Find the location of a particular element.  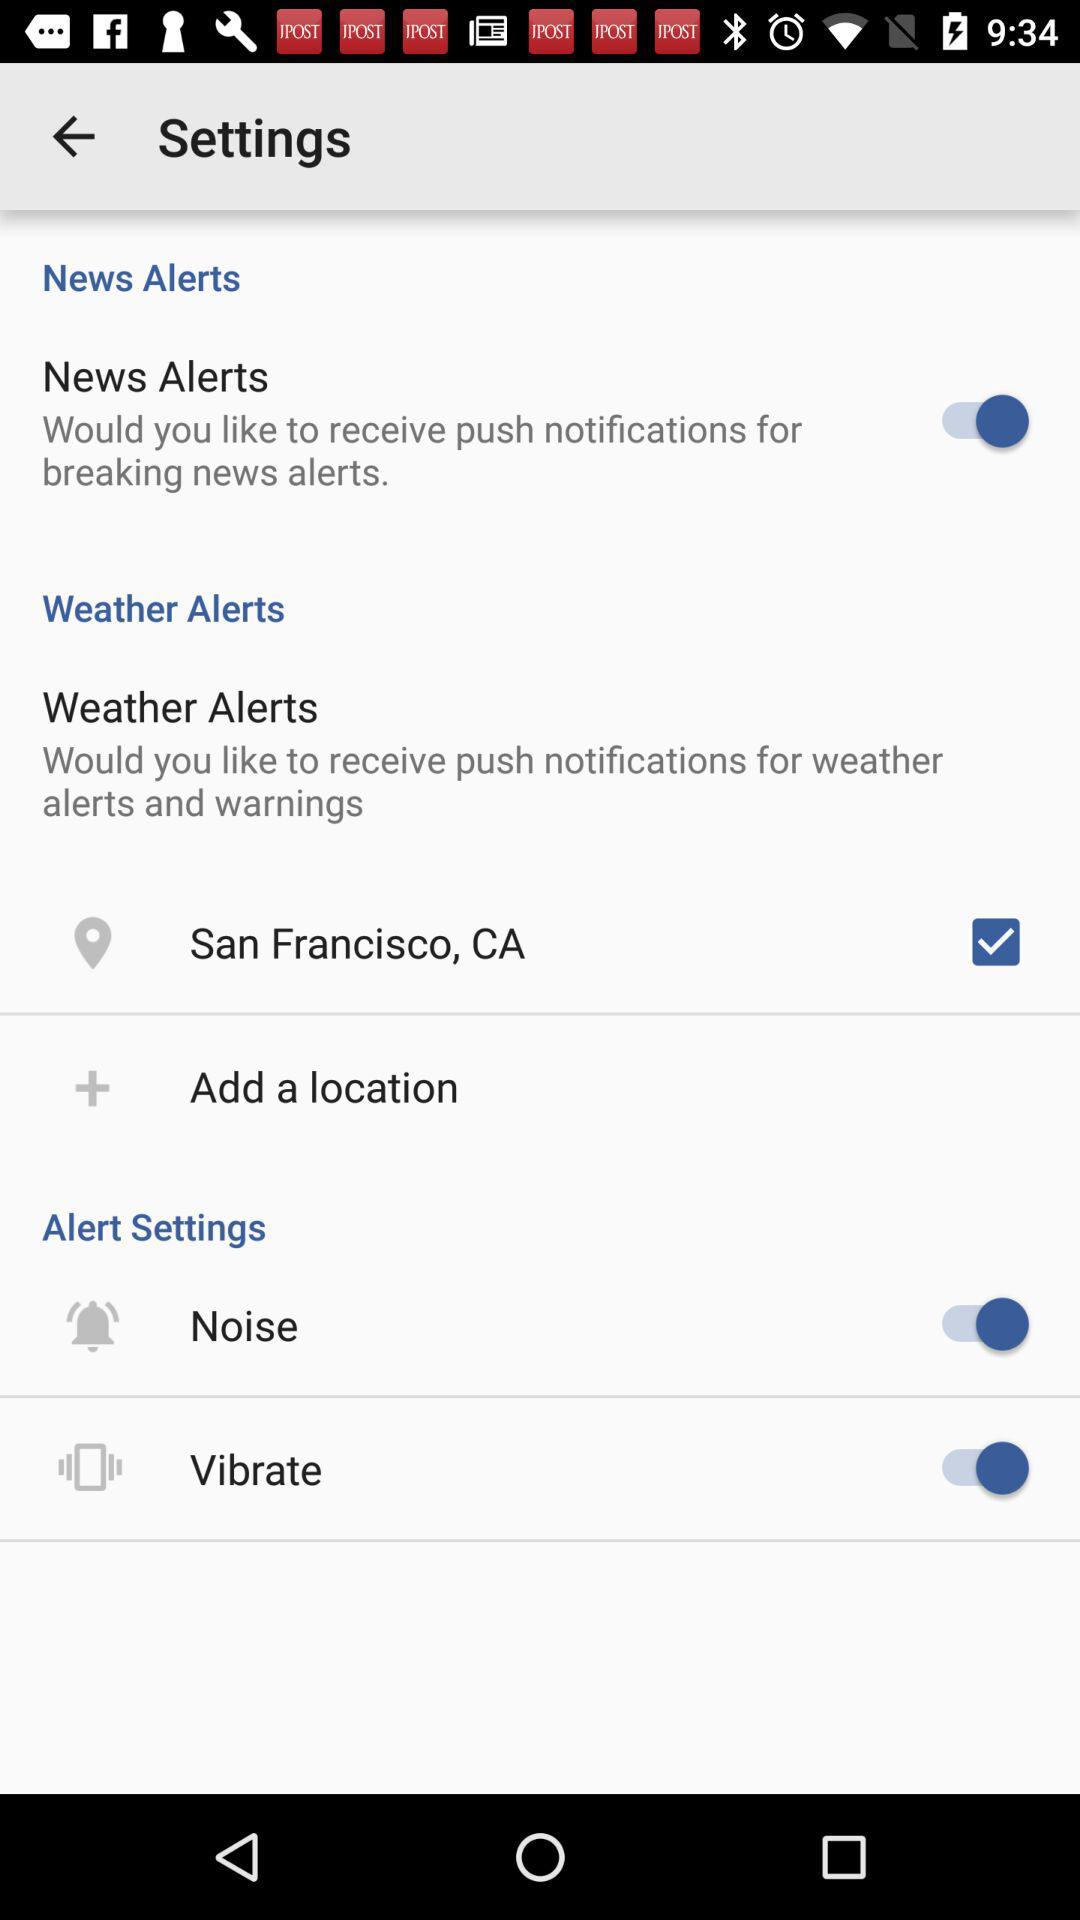

the icon above the add a location item is located at coordinates (356, 940).